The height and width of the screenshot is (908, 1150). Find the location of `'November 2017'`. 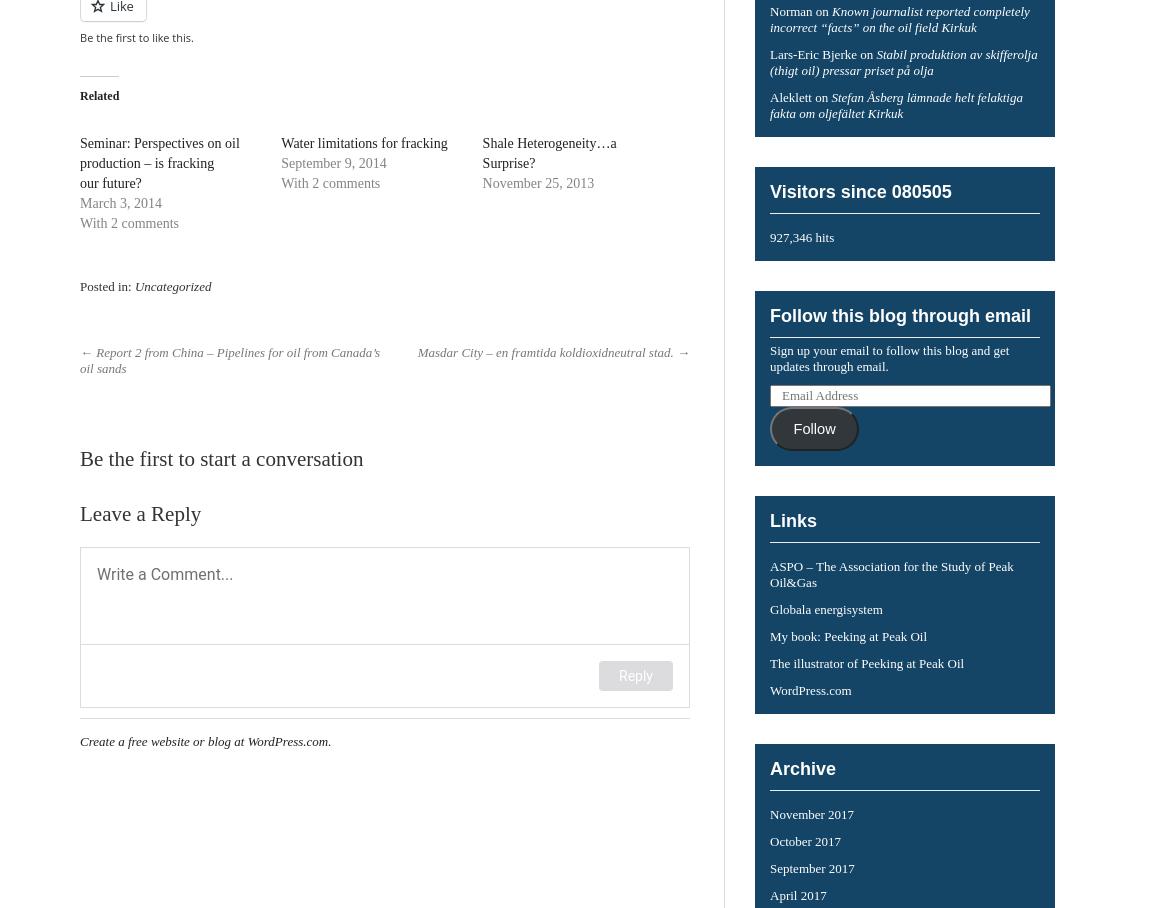

'November 2017' is located at coordinates (811, 813).